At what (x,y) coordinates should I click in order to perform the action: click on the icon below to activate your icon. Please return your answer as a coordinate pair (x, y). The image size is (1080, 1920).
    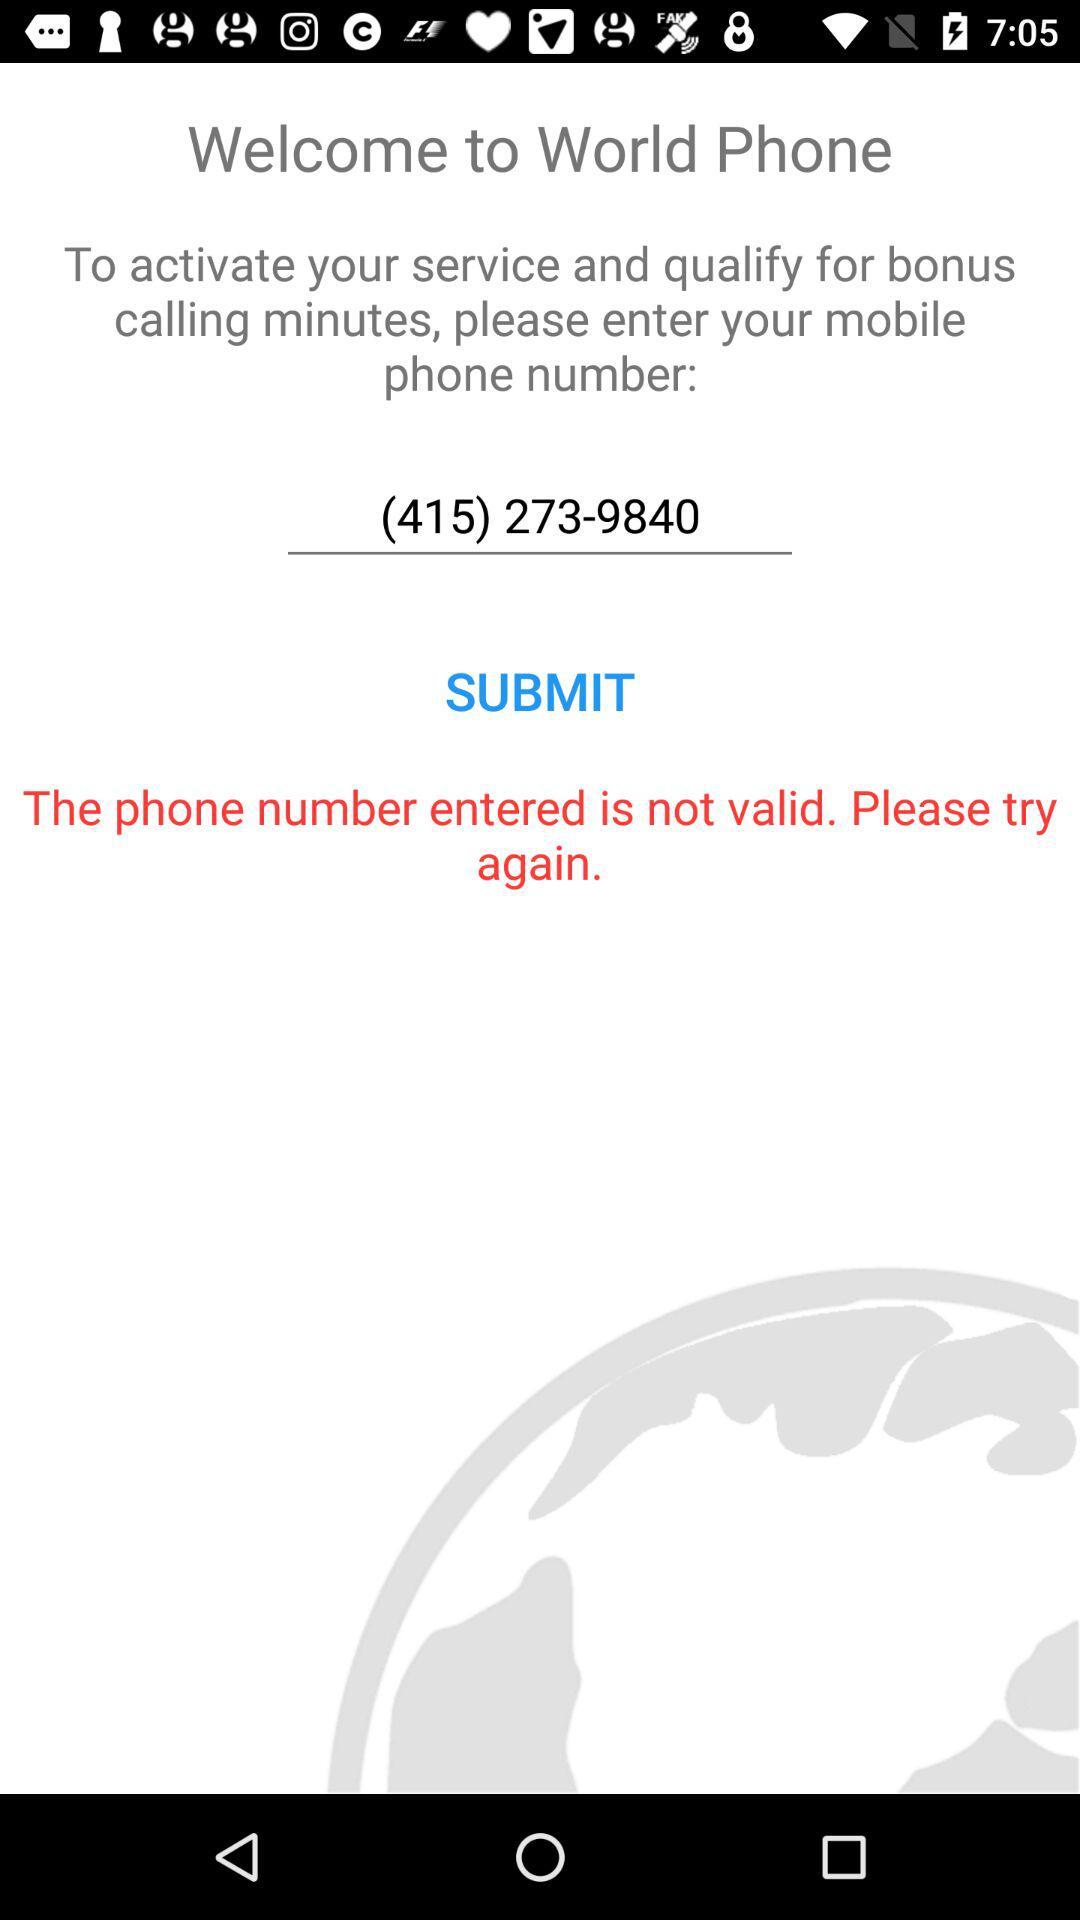
    Looking at the image, I should click on (540, 515).